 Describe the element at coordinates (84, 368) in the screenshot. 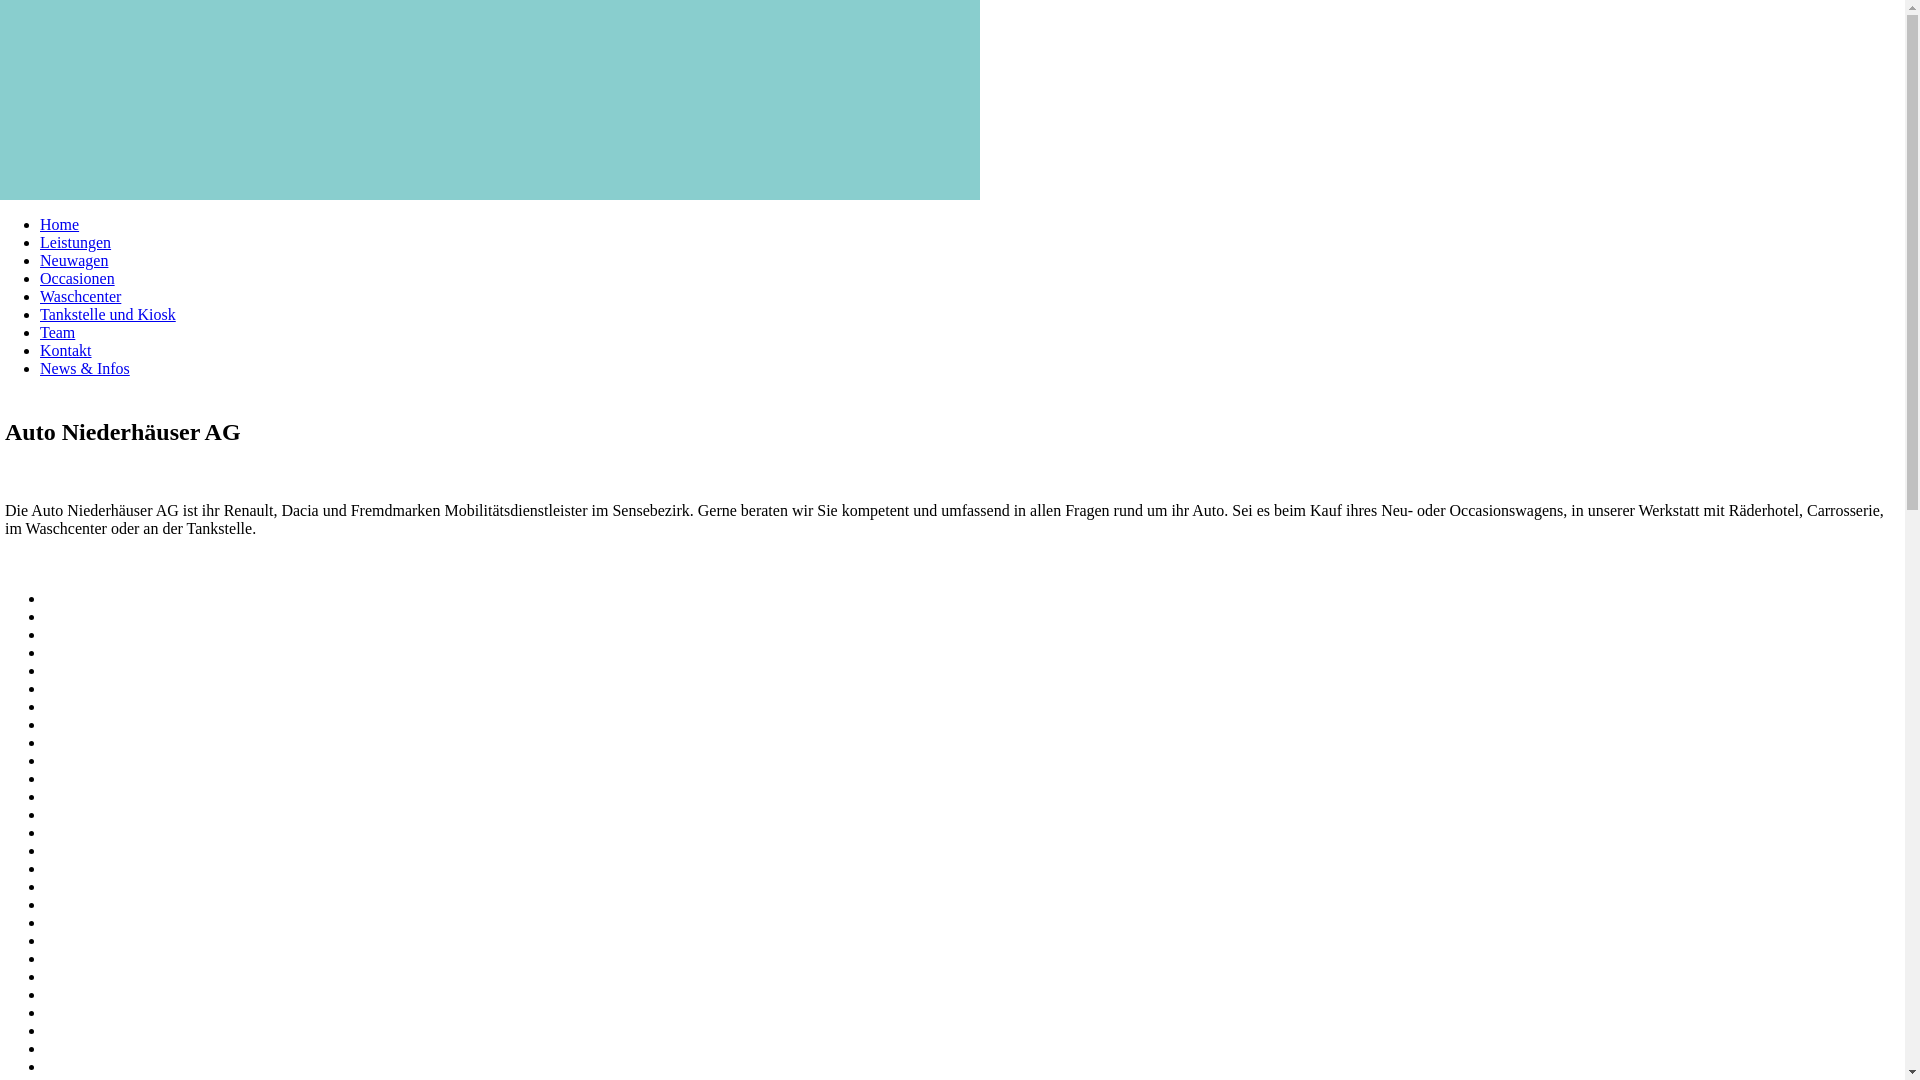

I see `'News & Infos'` at that location.